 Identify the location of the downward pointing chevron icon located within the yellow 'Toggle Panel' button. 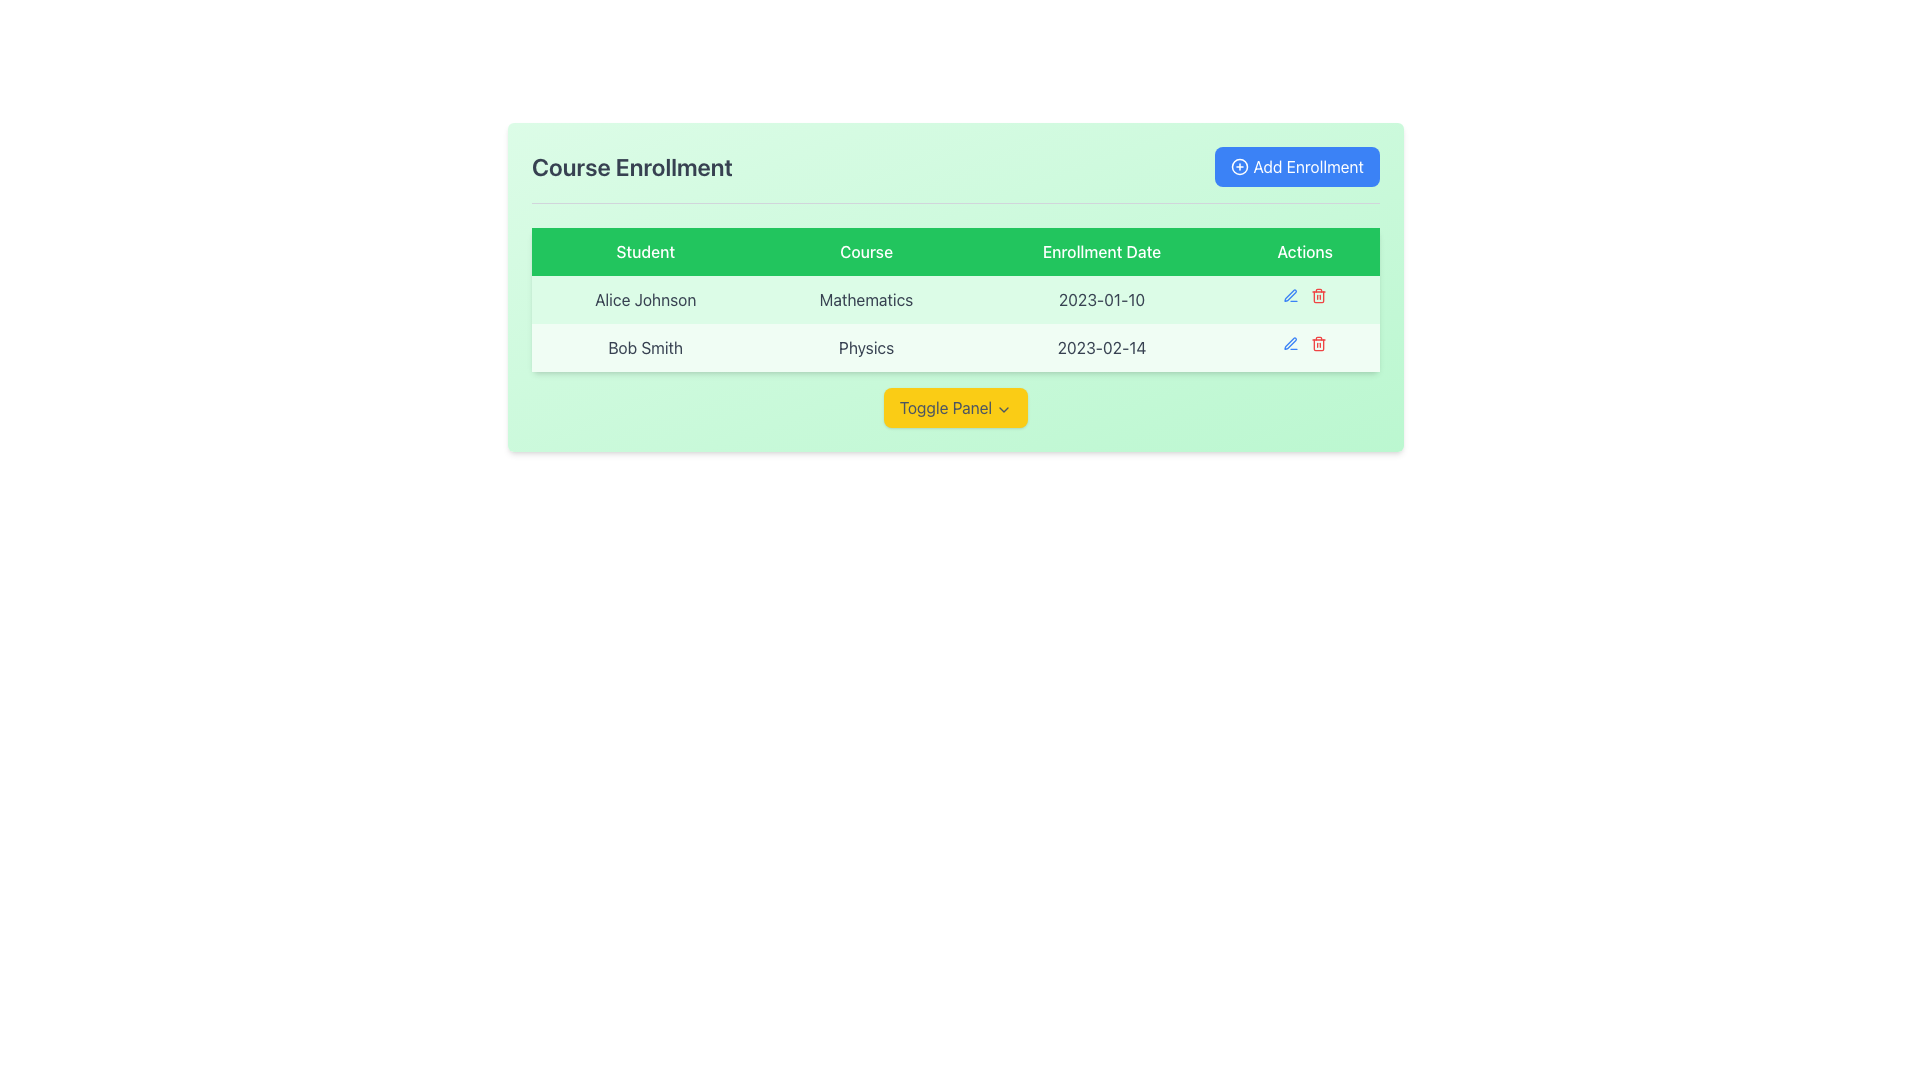
(1004, 408).